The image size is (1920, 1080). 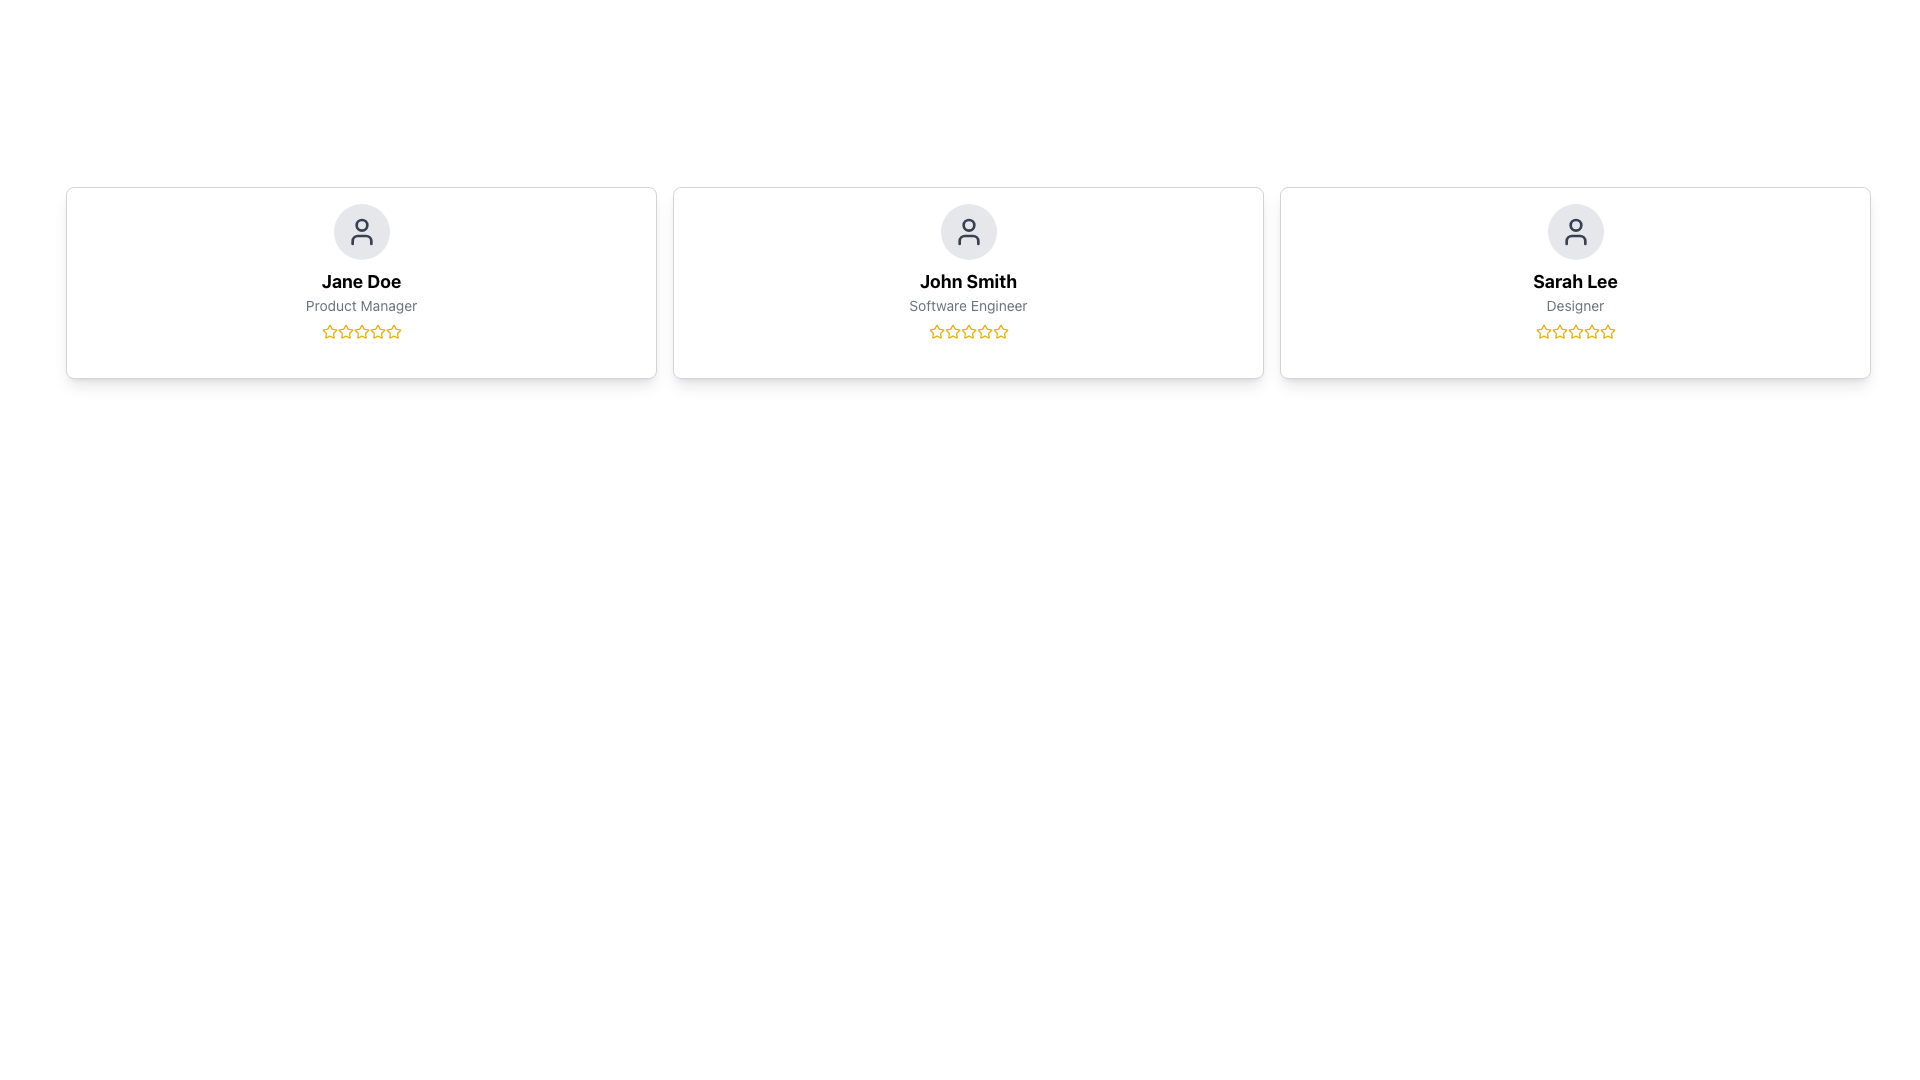 What do you see at coordinates (329, 330) in the screenshot?
I see `the yellow star icon with a hollow center, which is the first star in a series of five rating stars located beneath the text 'Jane Doe' and 'Product Manager'` at bounding box center [329, 330].